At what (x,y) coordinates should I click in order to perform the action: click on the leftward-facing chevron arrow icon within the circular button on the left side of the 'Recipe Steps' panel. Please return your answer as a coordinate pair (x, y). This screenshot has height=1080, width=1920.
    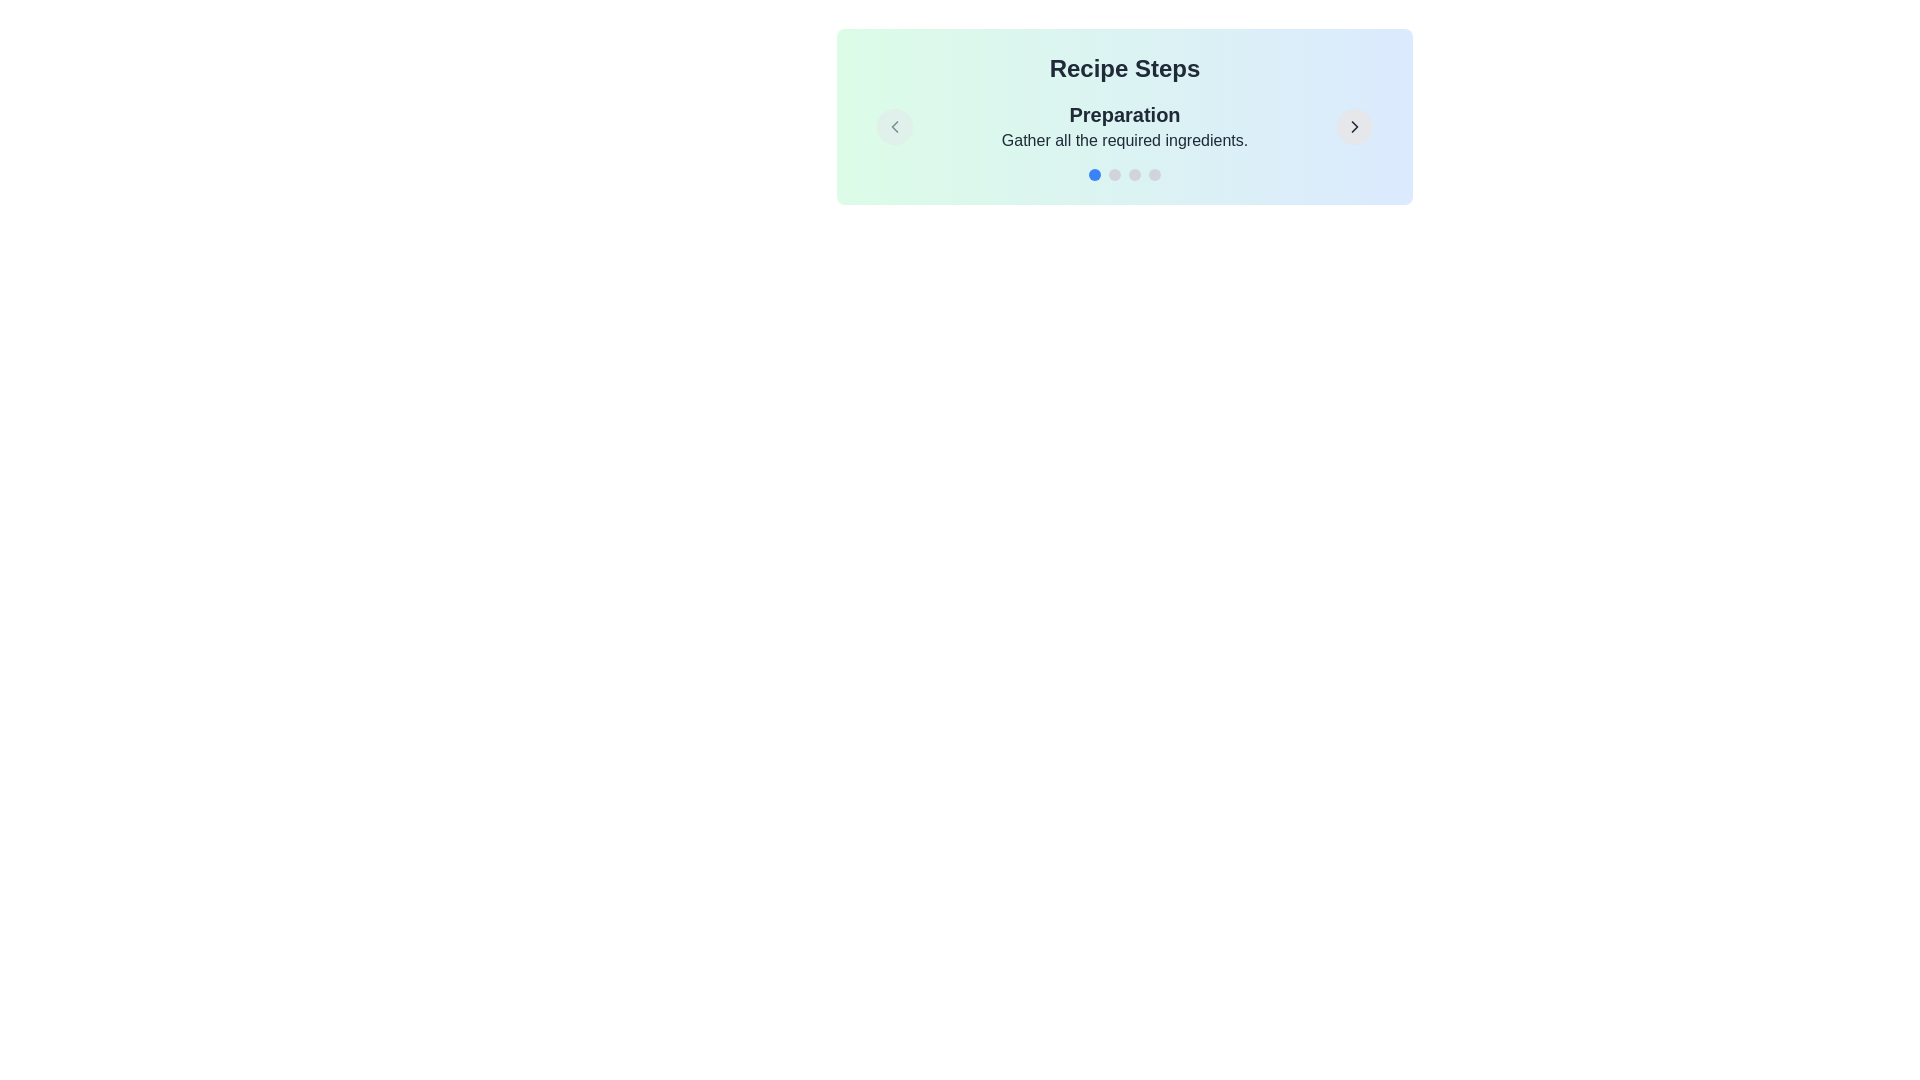
    Looking at the image, I should click on (893, 127).